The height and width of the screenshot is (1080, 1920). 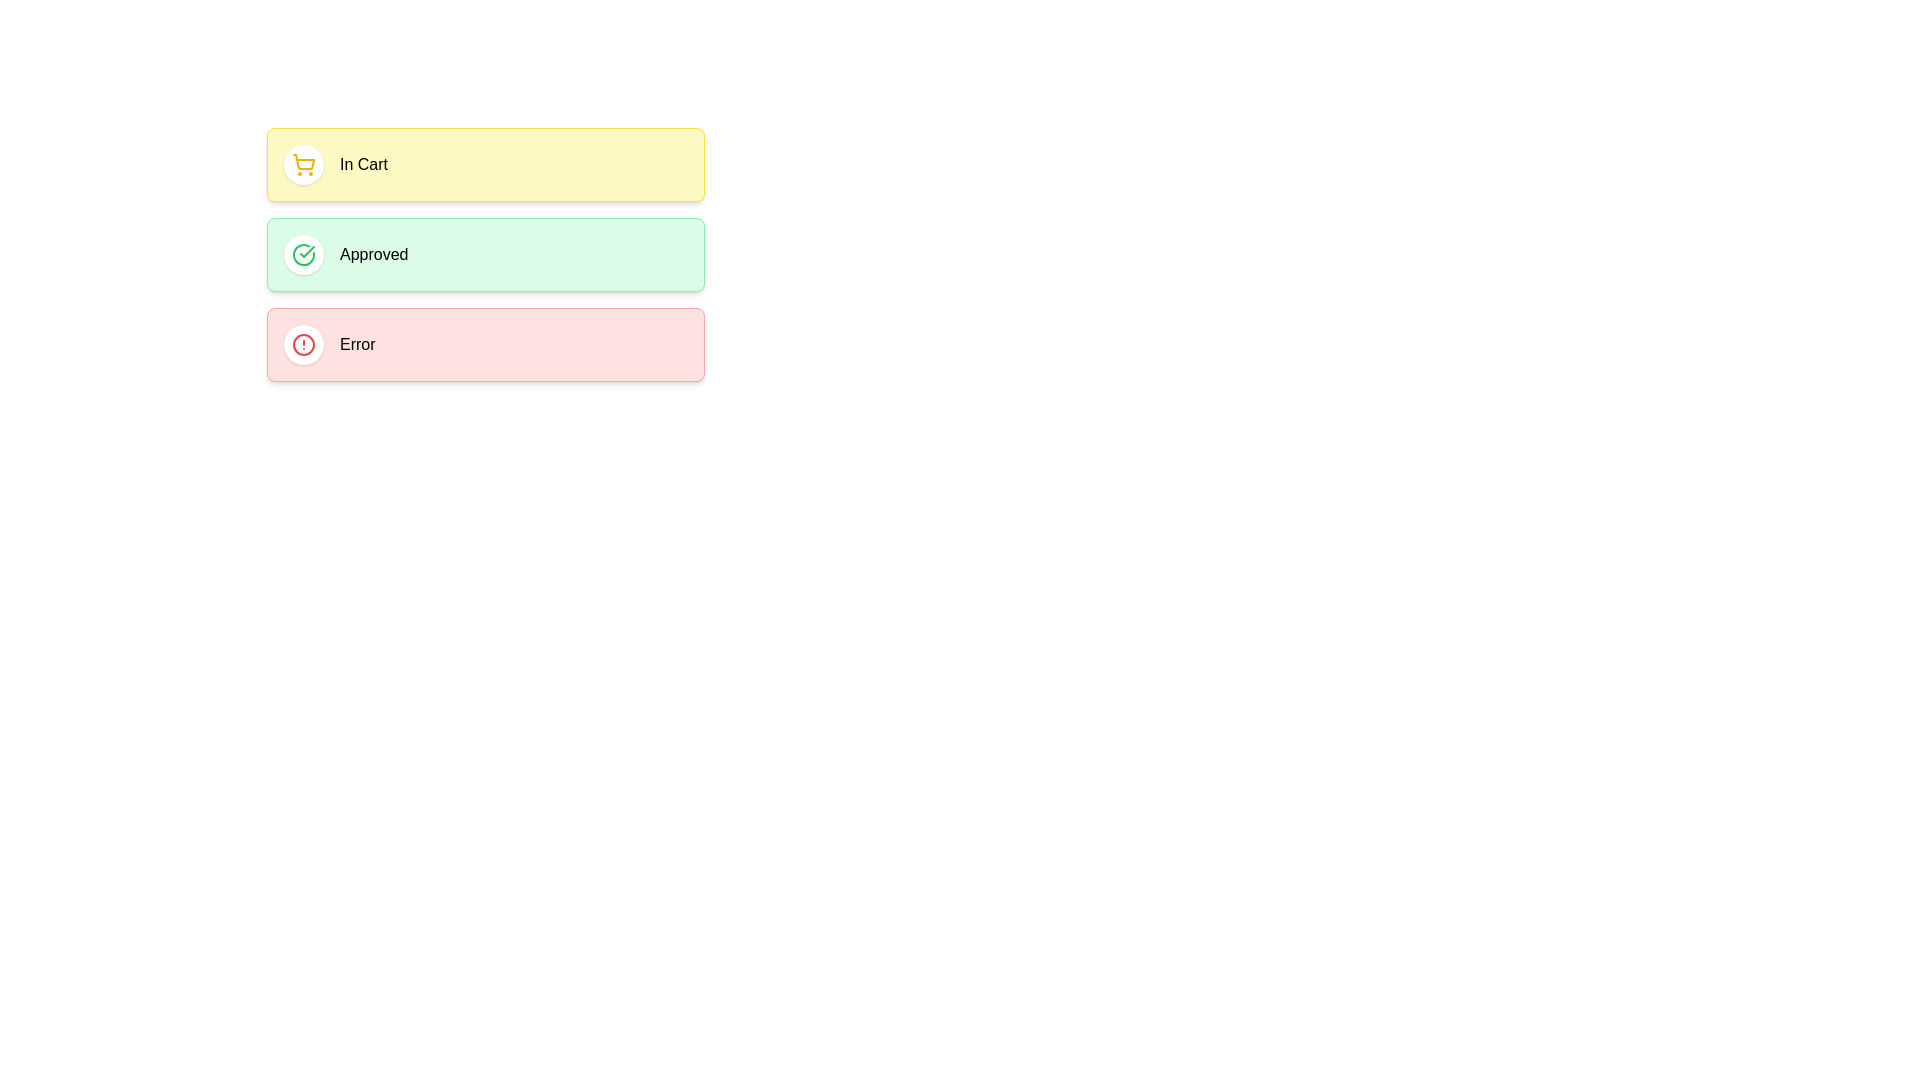 What do you see at coordinates (302, 164) in the screenshot?
I see `the round button with a white background and a yellow shopping cart icon, located at the left side of the yellow card containing the text 'In Cart'` at bounding box center [302, 164].